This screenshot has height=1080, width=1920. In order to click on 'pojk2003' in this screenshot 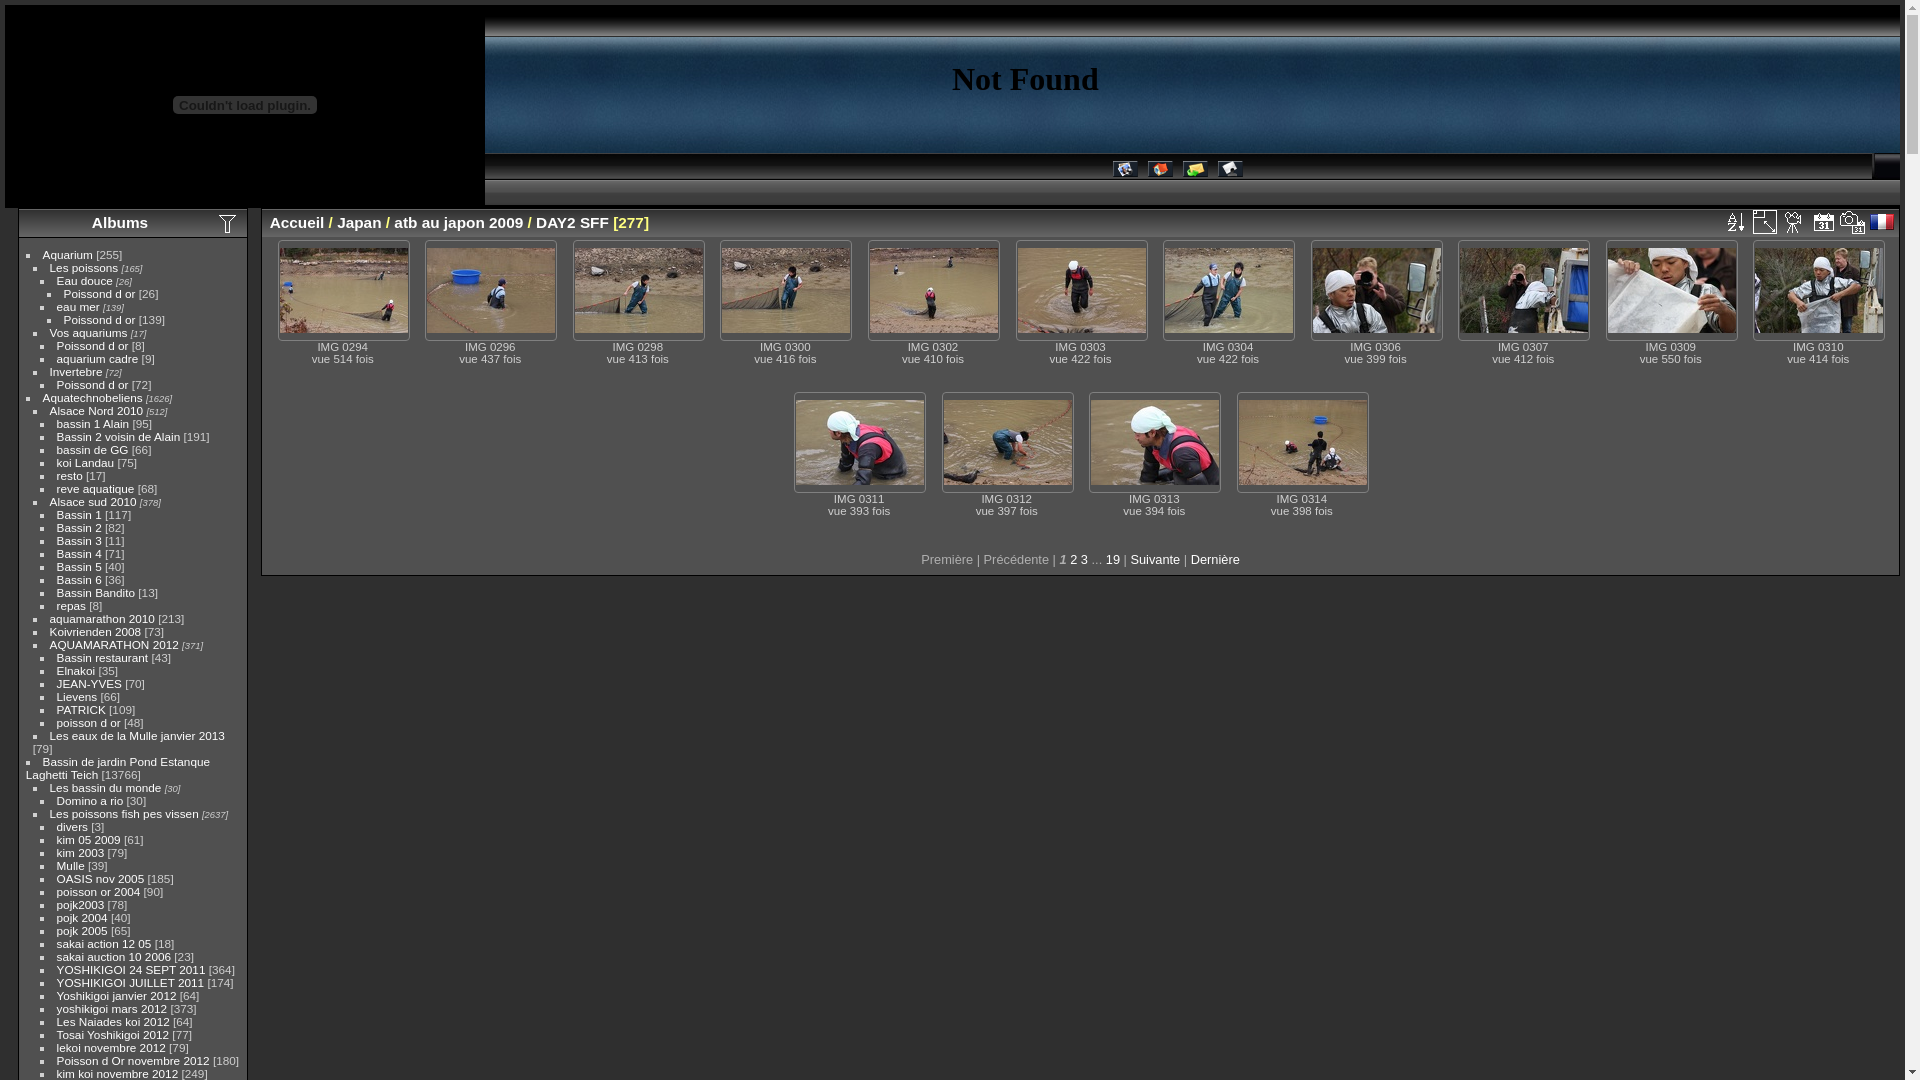, I will do `click(80, 904)`.